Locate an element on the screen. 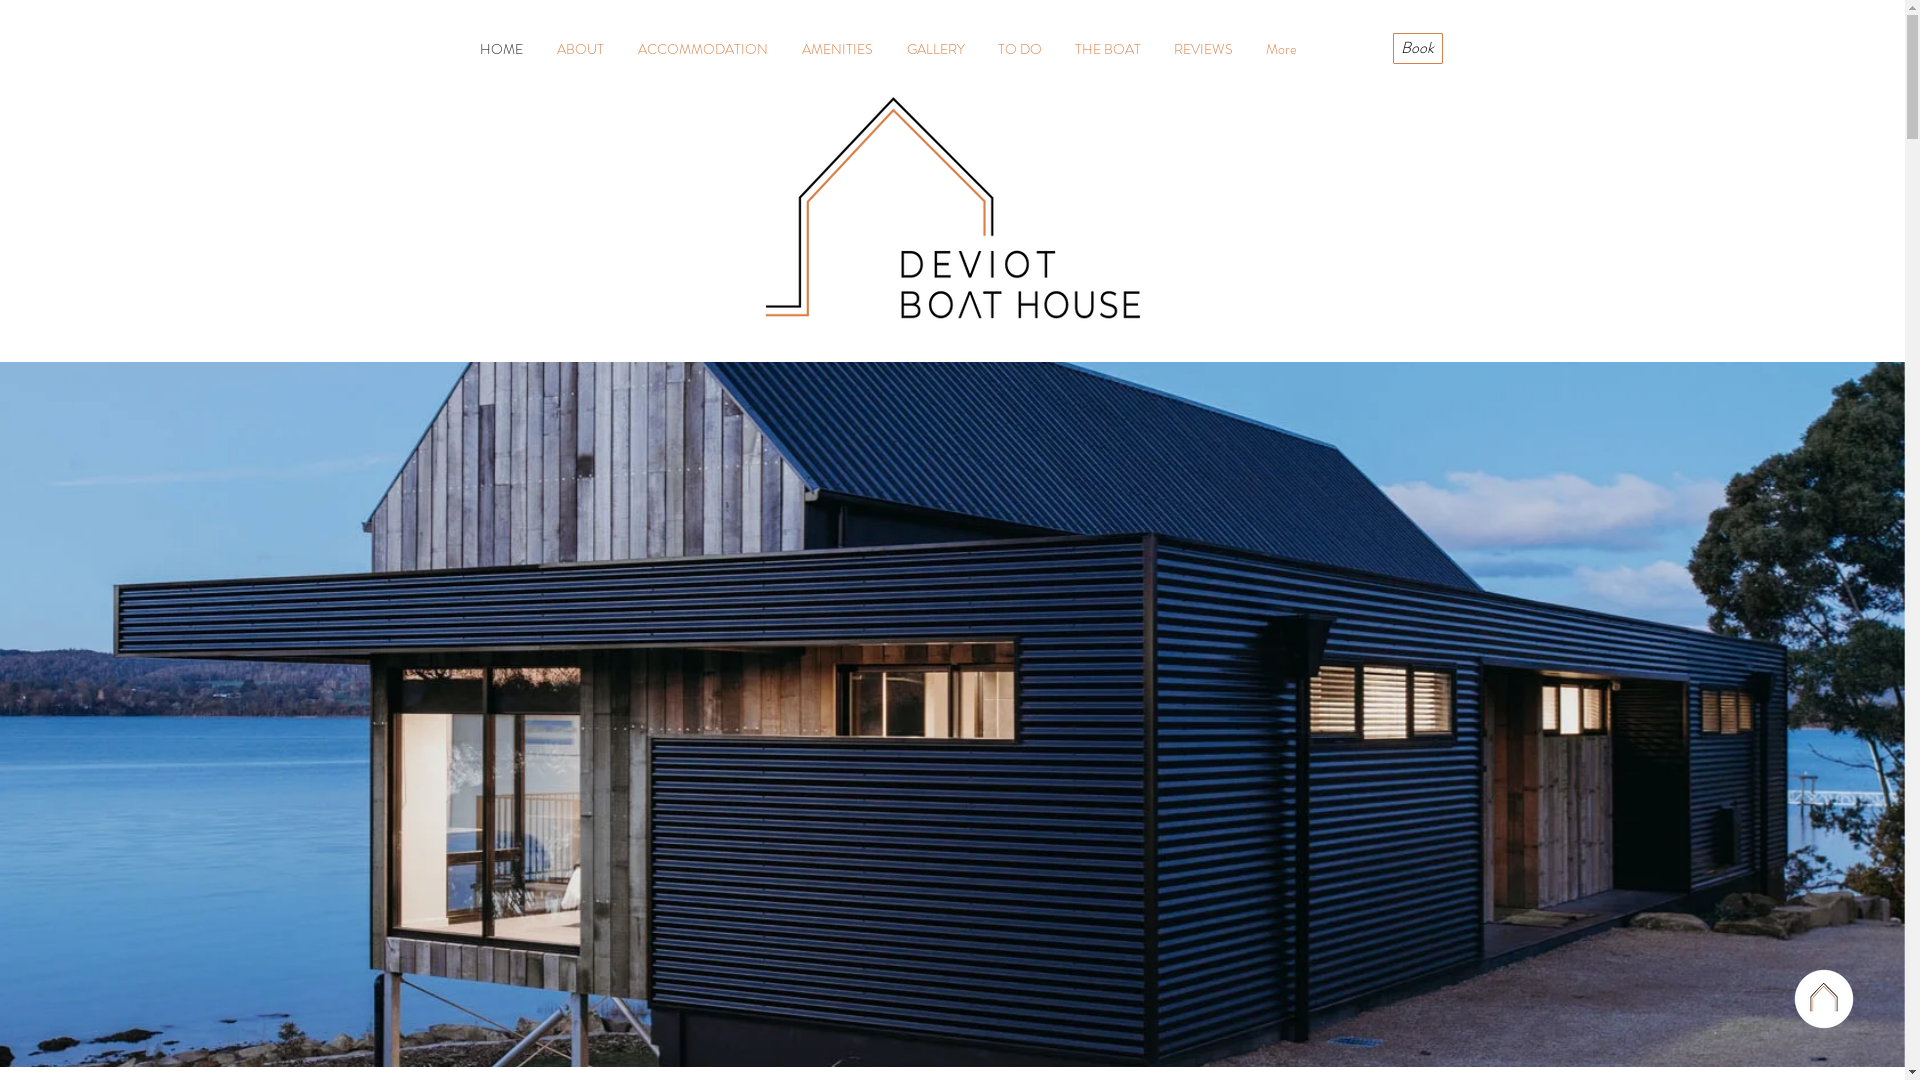  'ABOUT' is located at coordinates (579, 48).